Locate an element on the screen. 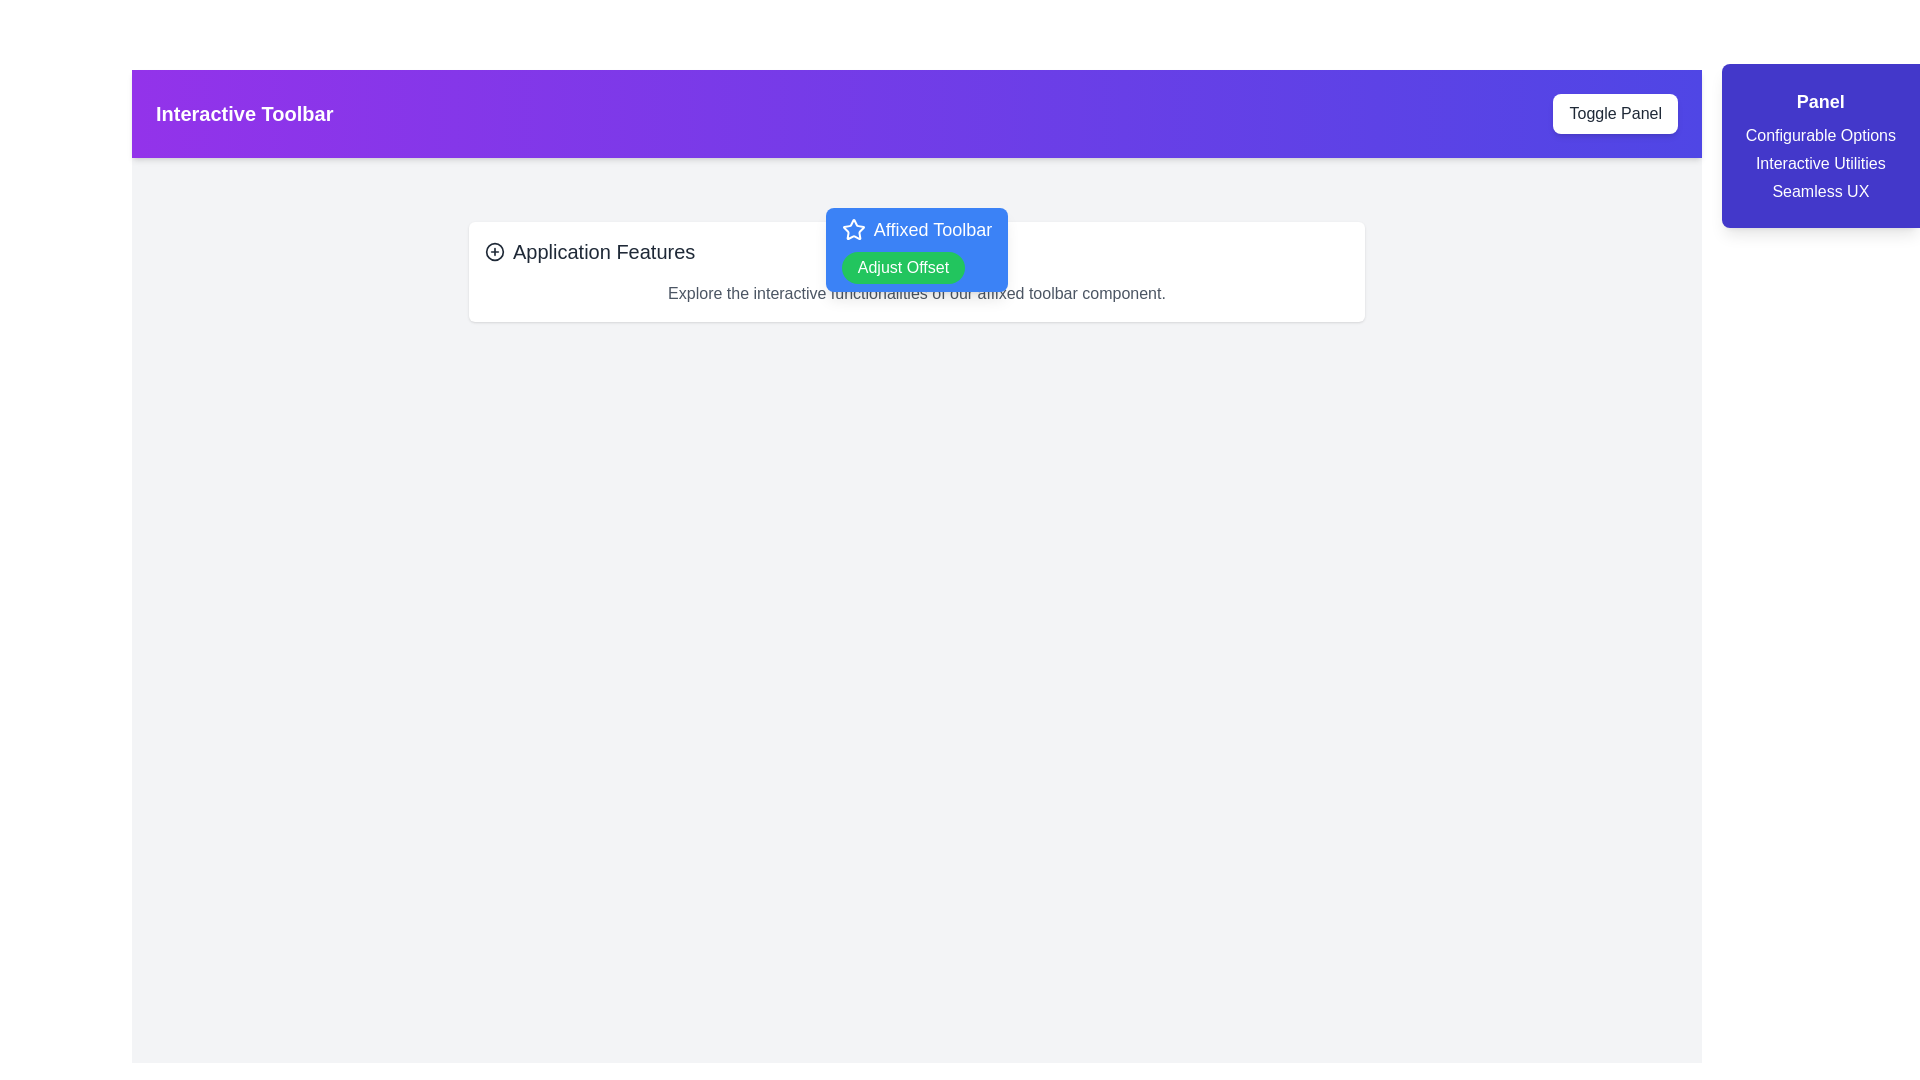 The image size is (1920, 1080). the descriptive label located at the top-right of the sidebar panel, which is the first entry among 'Configurable Options', 'Interactive Utilities', and 'Seamless UX' is located at coordinates (1820, 135).